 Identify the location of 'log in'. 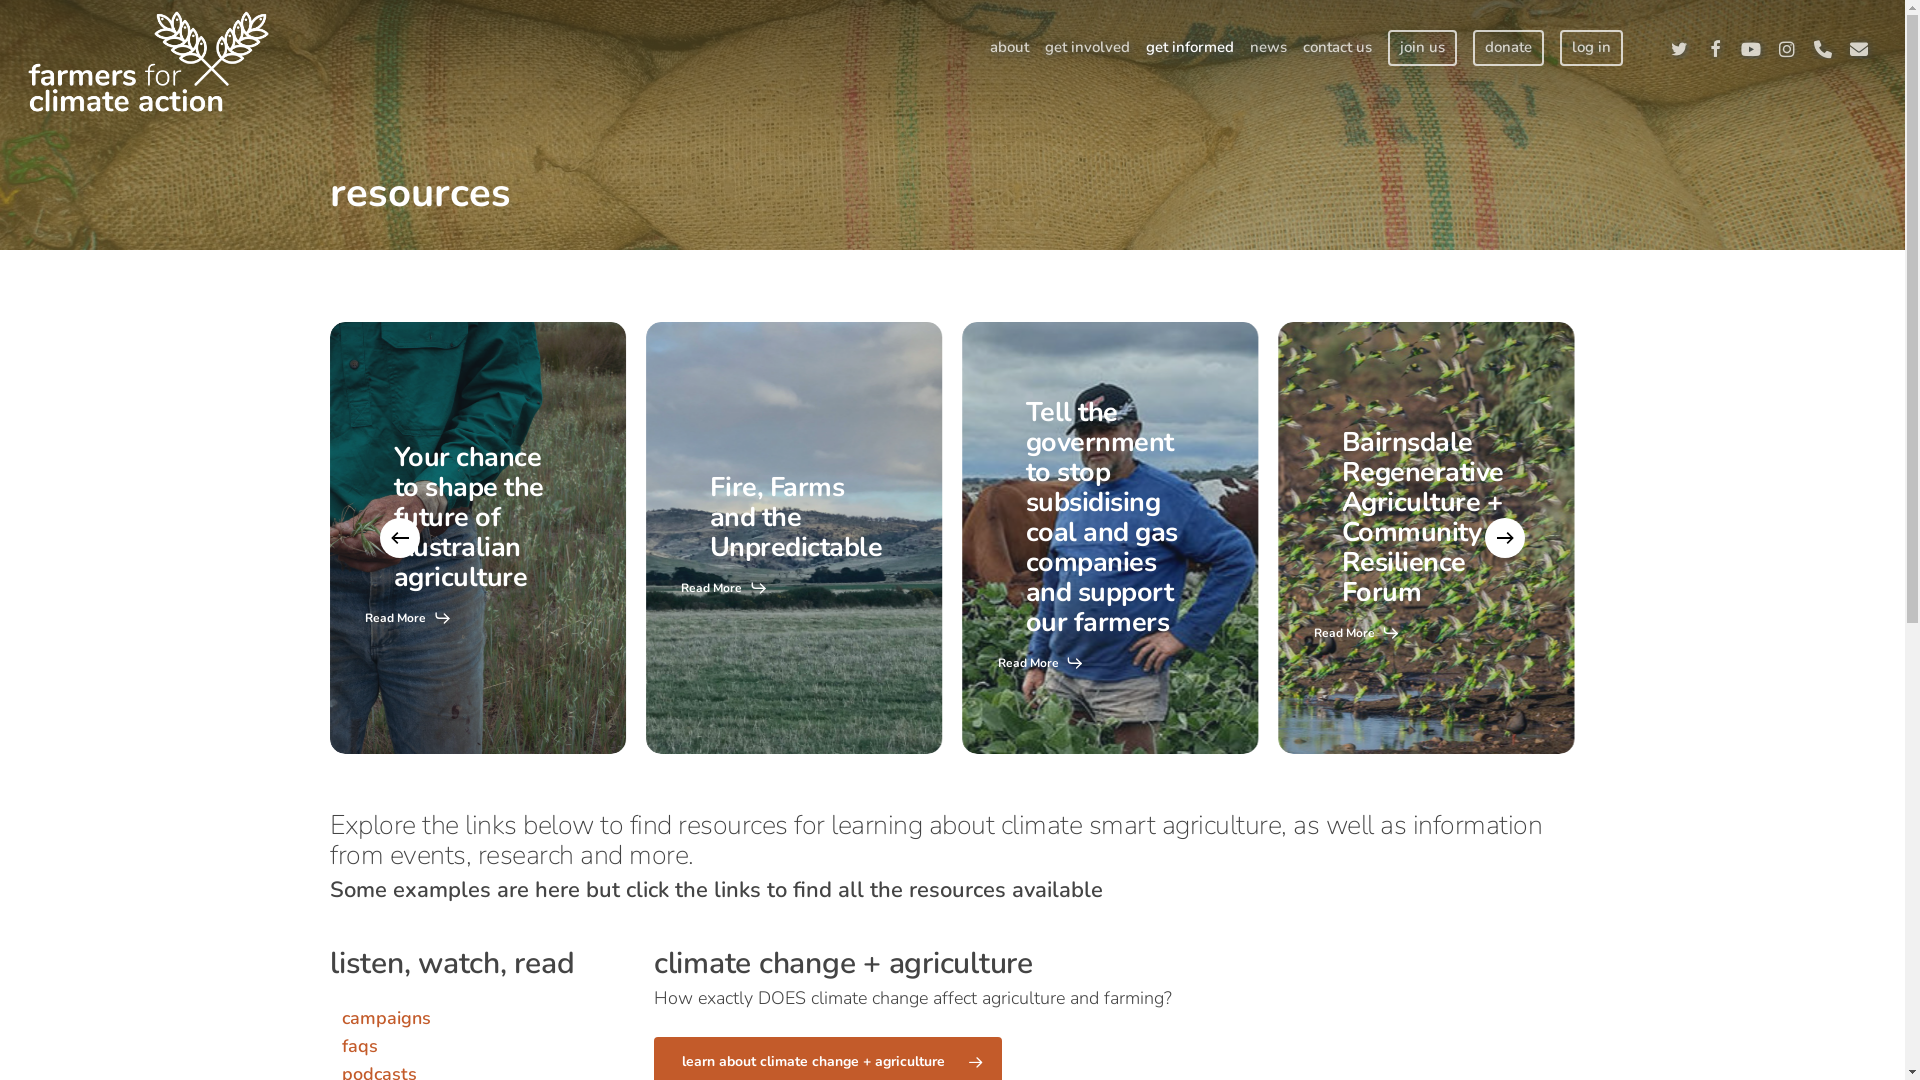
(1590, 46).